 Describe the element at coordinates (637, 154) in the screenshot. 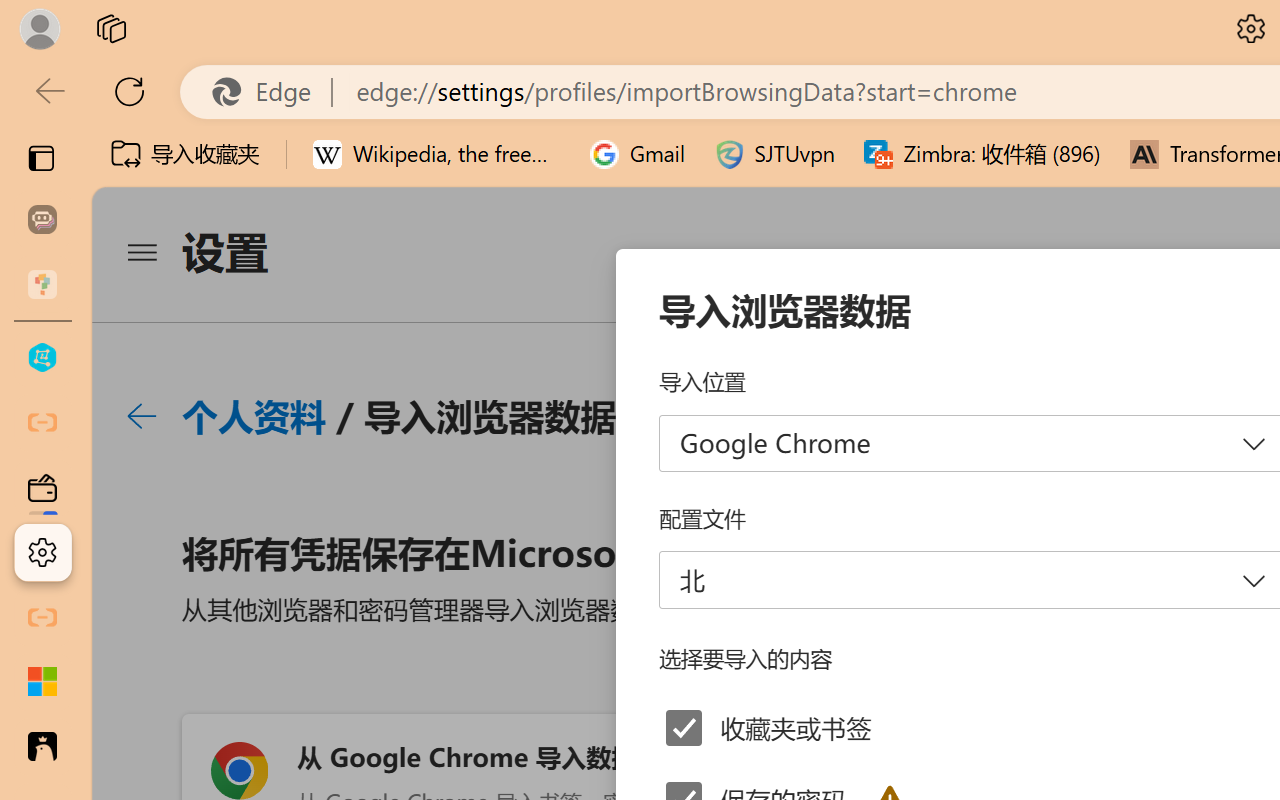

I see `'Gmail'` at that location.